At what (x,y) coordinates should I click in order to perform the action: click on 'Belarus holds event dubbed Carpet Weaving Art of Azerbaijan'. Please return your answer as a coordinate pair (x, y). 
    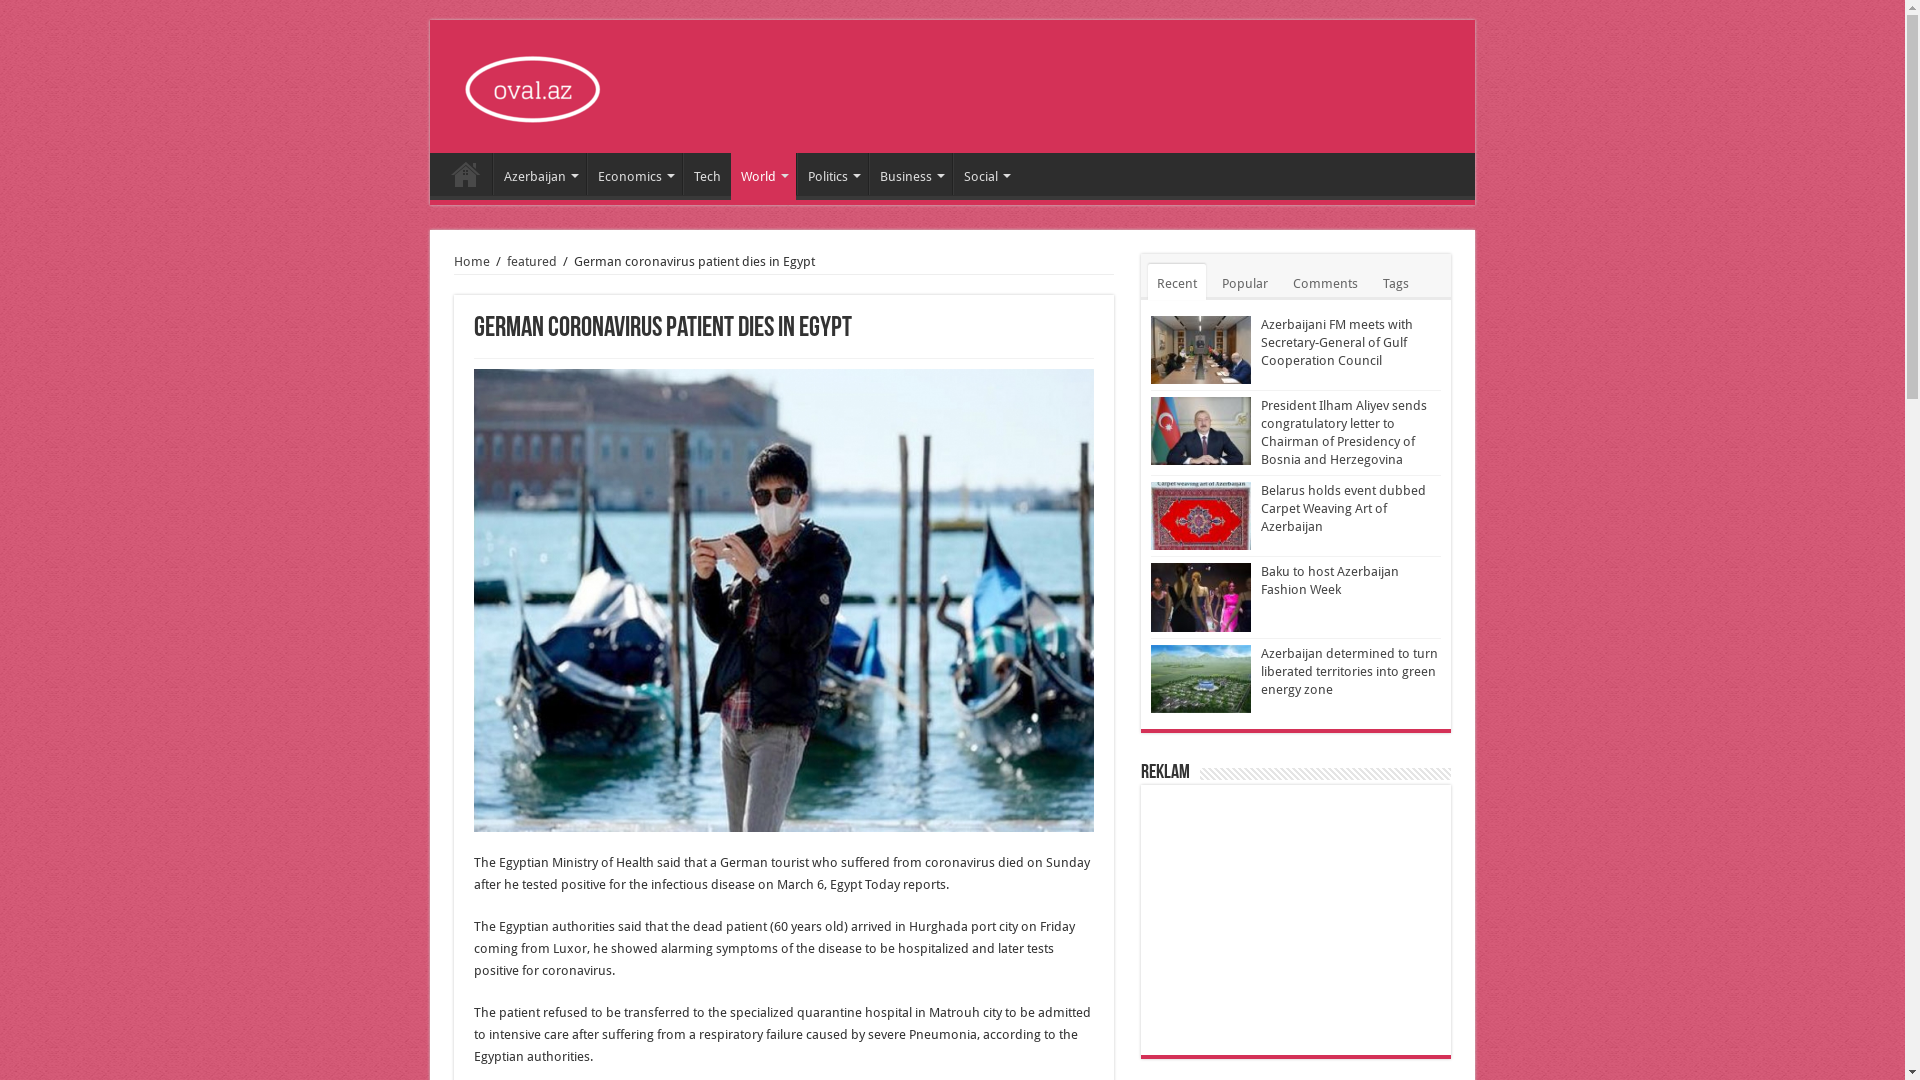
    Looking at the image, I should click on (1260, 507).